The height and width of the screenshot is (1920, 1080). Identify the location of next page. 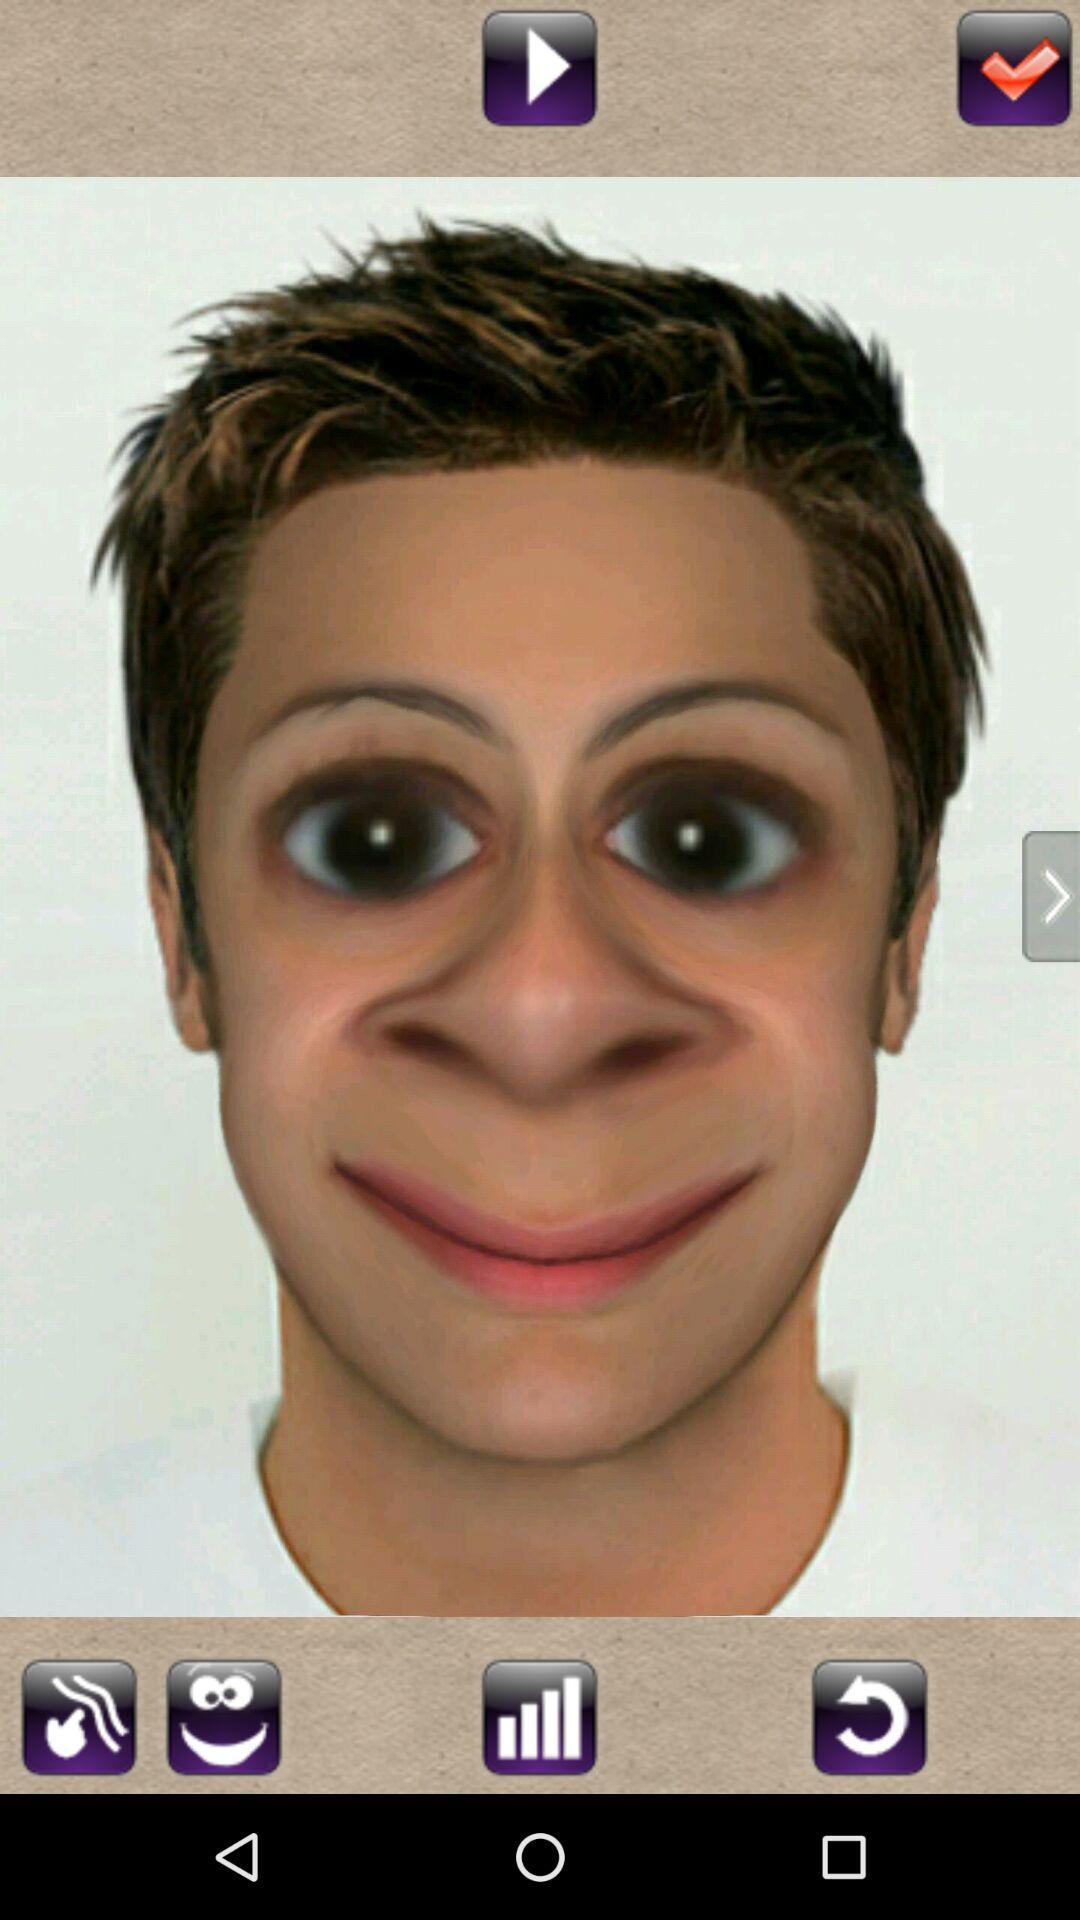
(1050, 895).